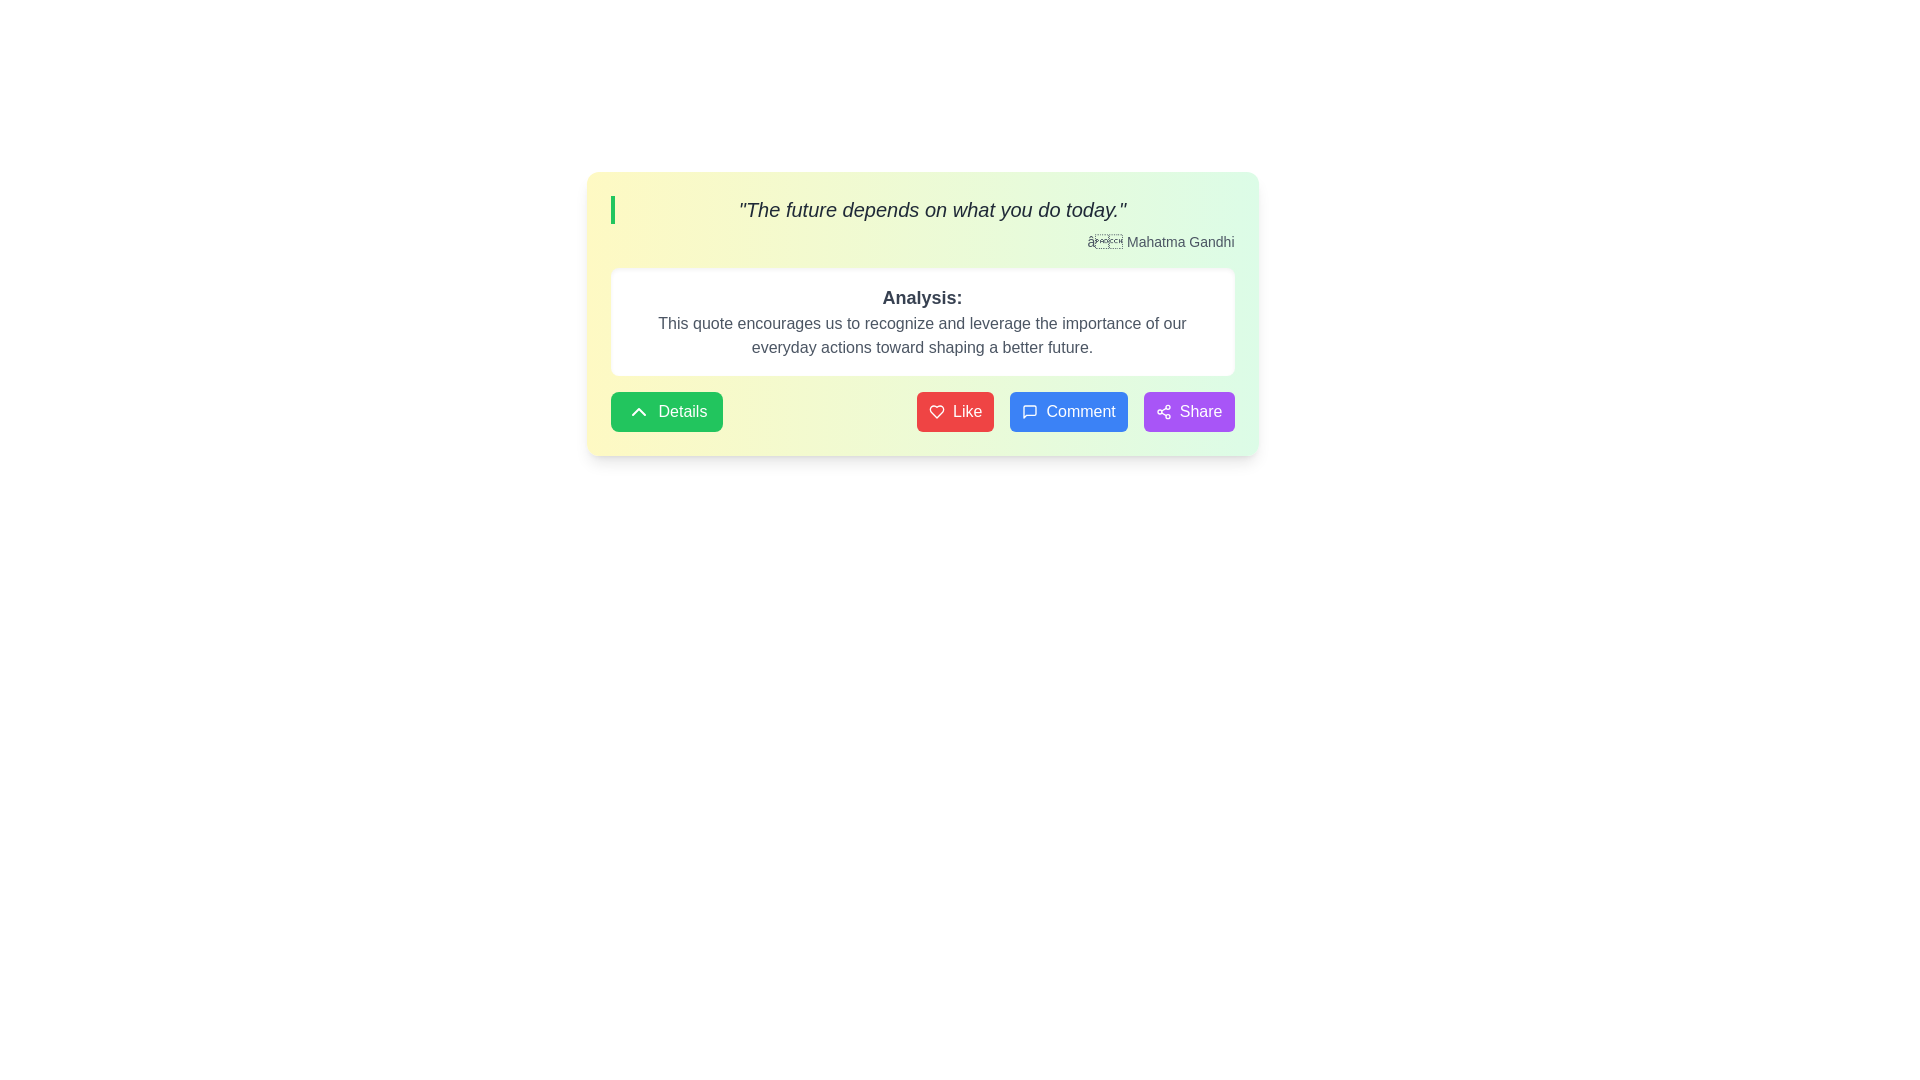 This screenshot has width=1920, height=1080. What do you see at coordinates (936, 411) in the screenshot?
I see `the red heart-shaped icon outlined in a minimalistic design, located within a button next` at bounding box center [936, 411].